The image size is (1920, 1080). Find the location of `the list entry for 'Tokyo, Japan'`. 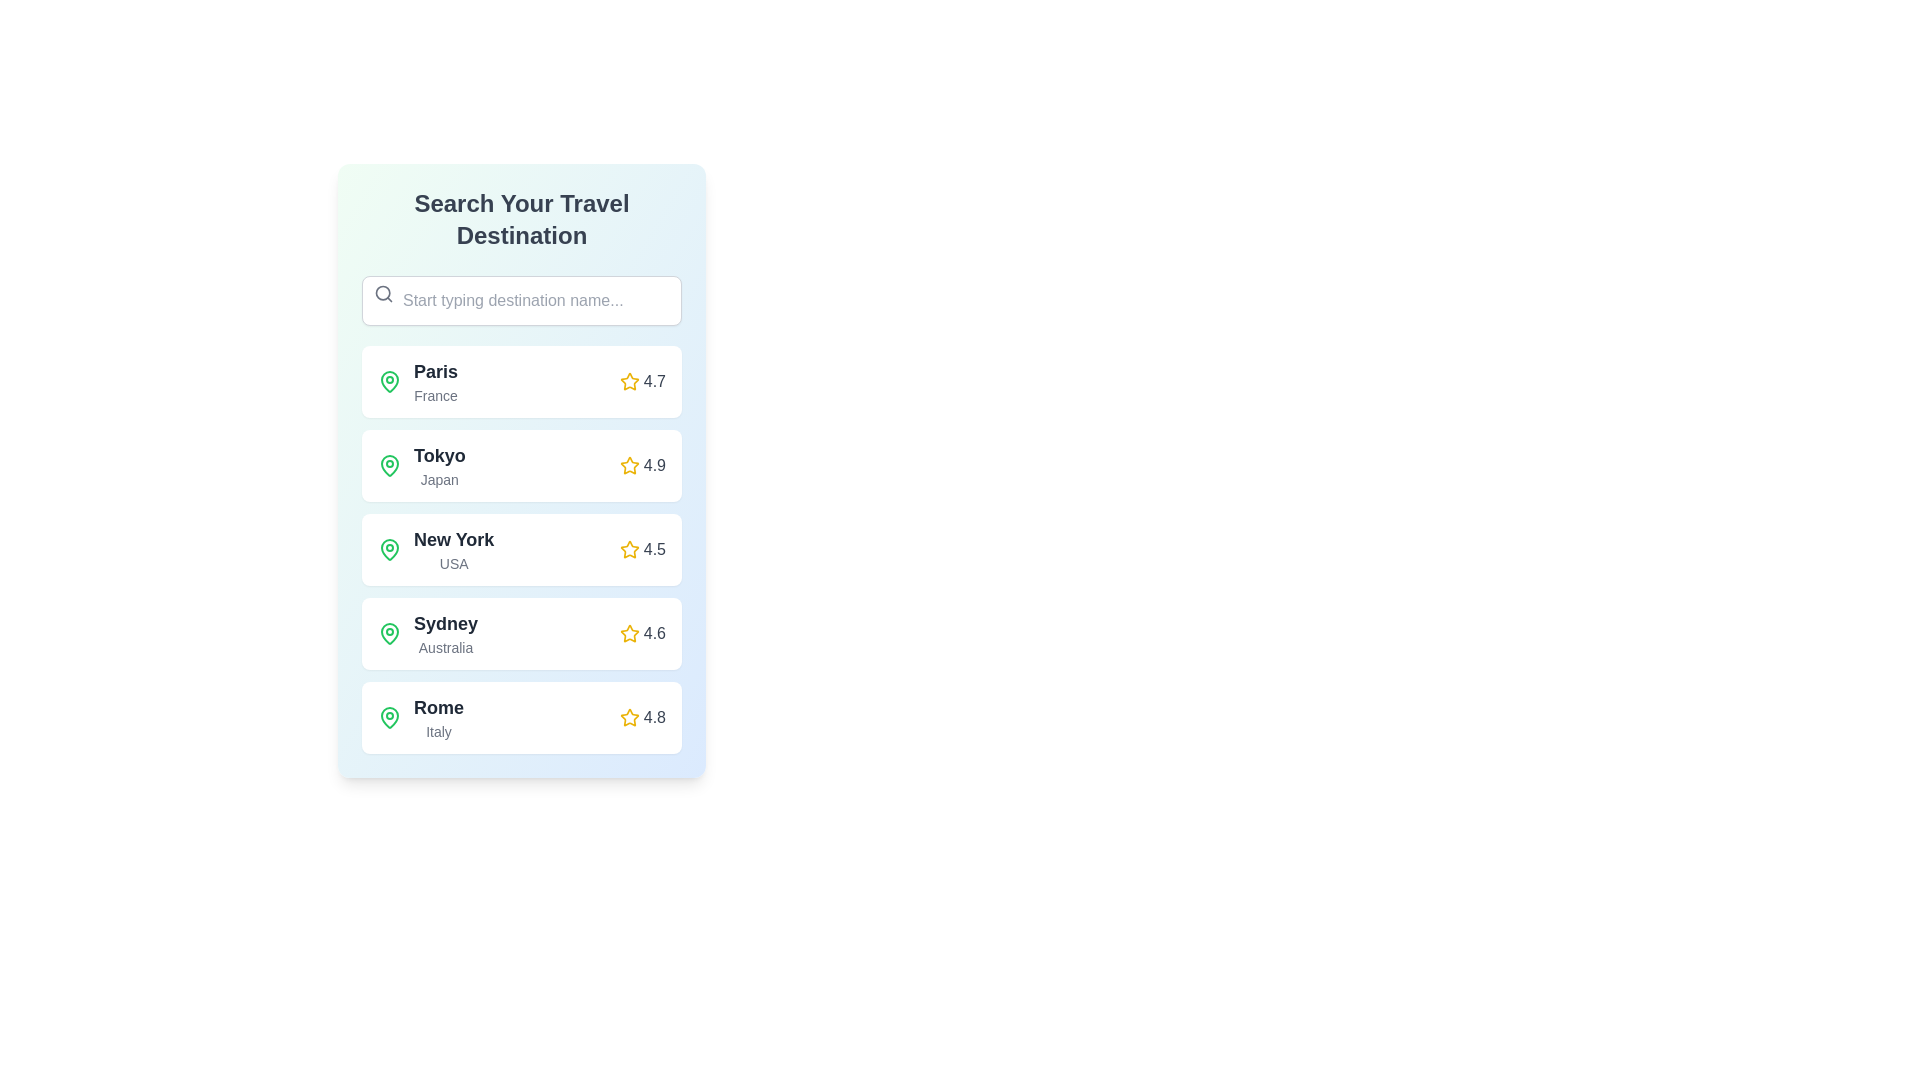

the list entry for 'Tokyo, Japan' is located at coordinates (420, 466).